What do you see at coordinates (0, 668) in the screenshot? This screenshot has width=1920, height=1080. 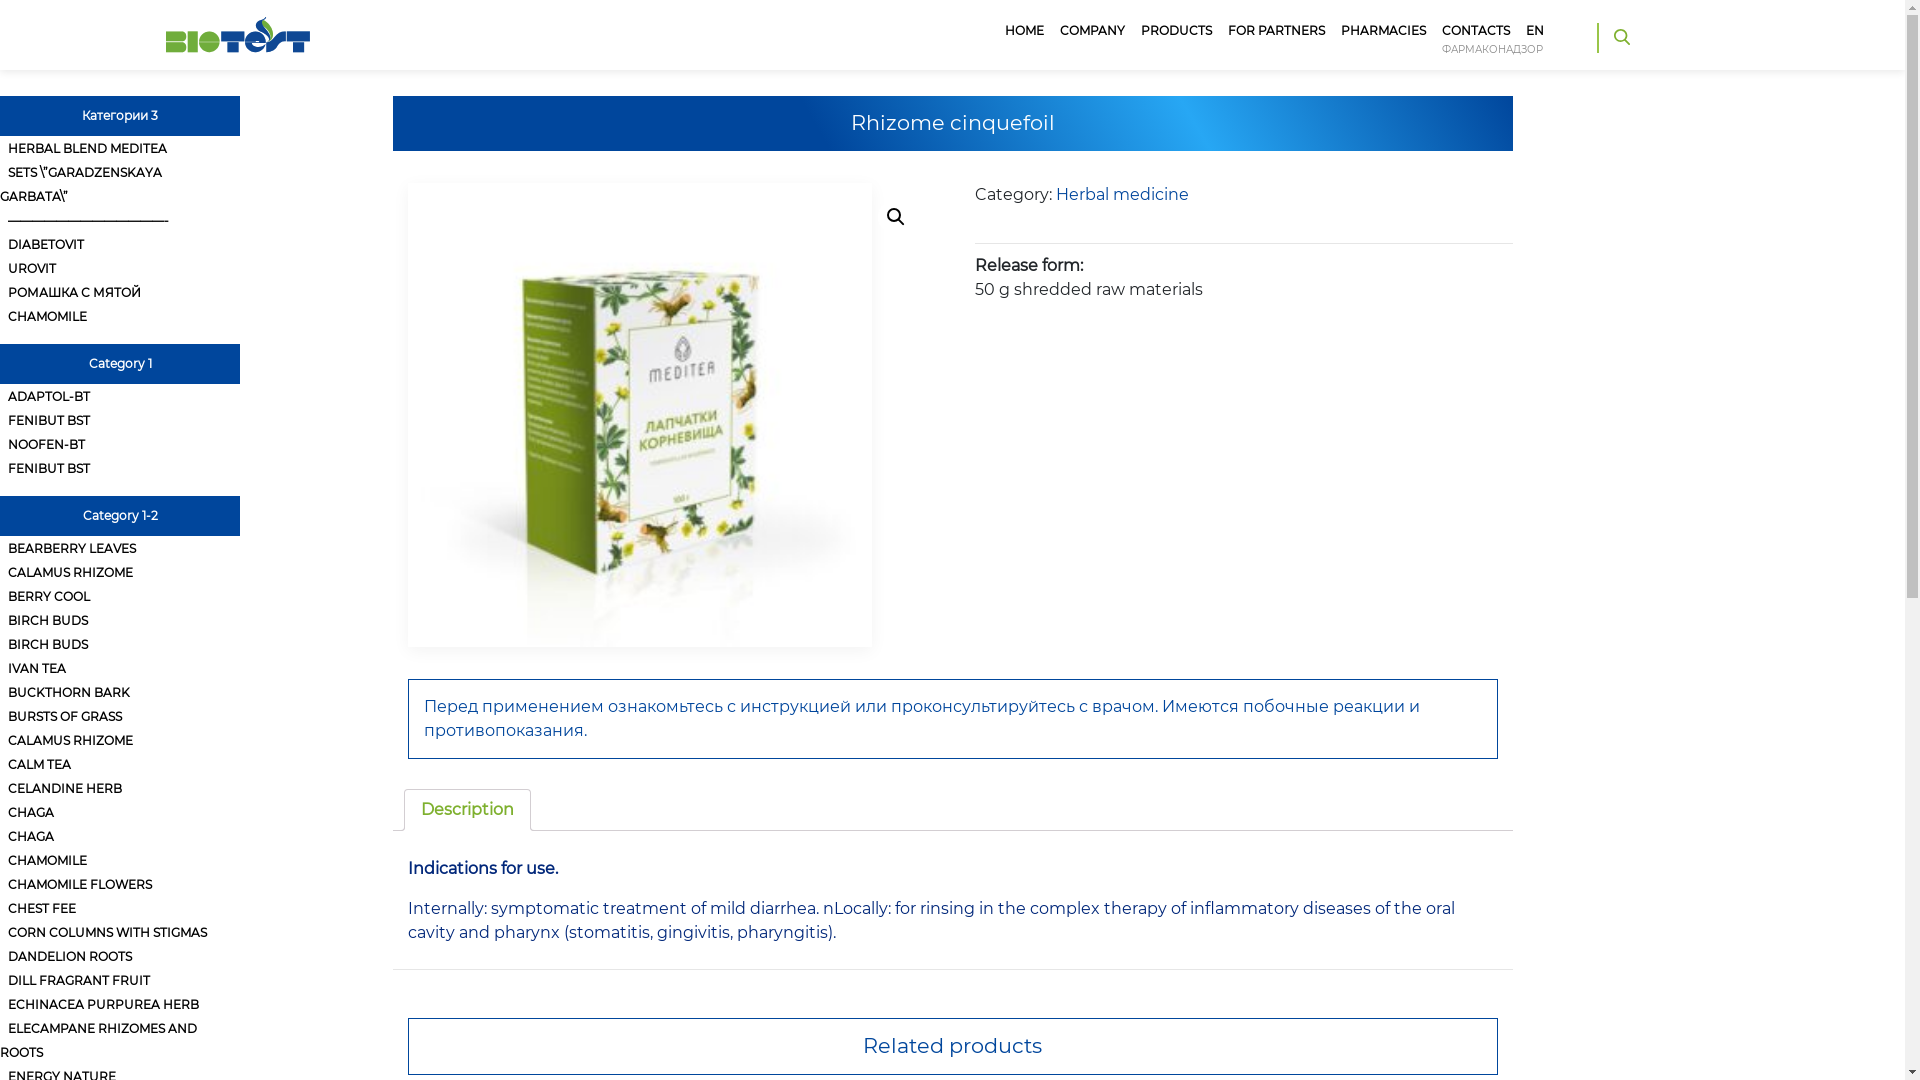 I see `'IVAN TEA'` at bounding box center [0, 668].